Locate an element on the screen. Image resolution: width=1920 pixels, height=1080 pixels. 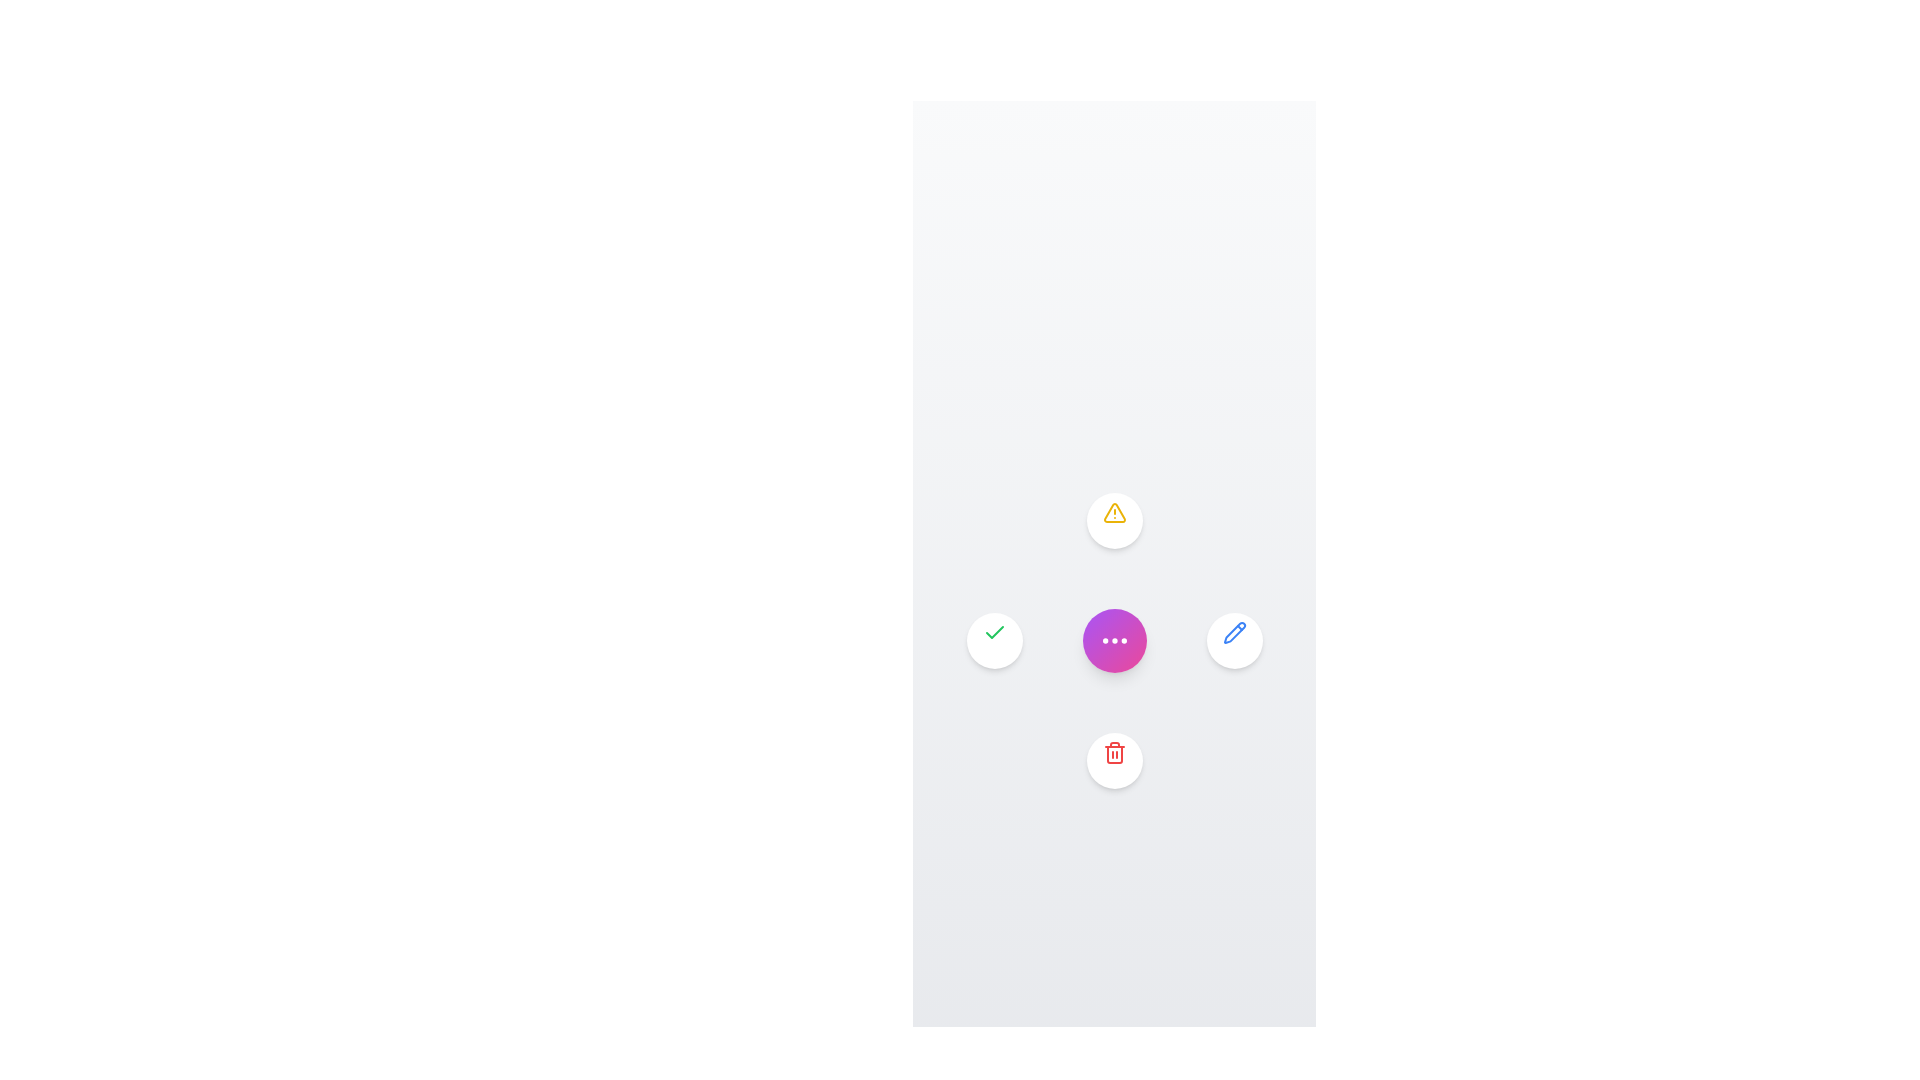
the 'Edit' button is located at coordinates (1233, 640).